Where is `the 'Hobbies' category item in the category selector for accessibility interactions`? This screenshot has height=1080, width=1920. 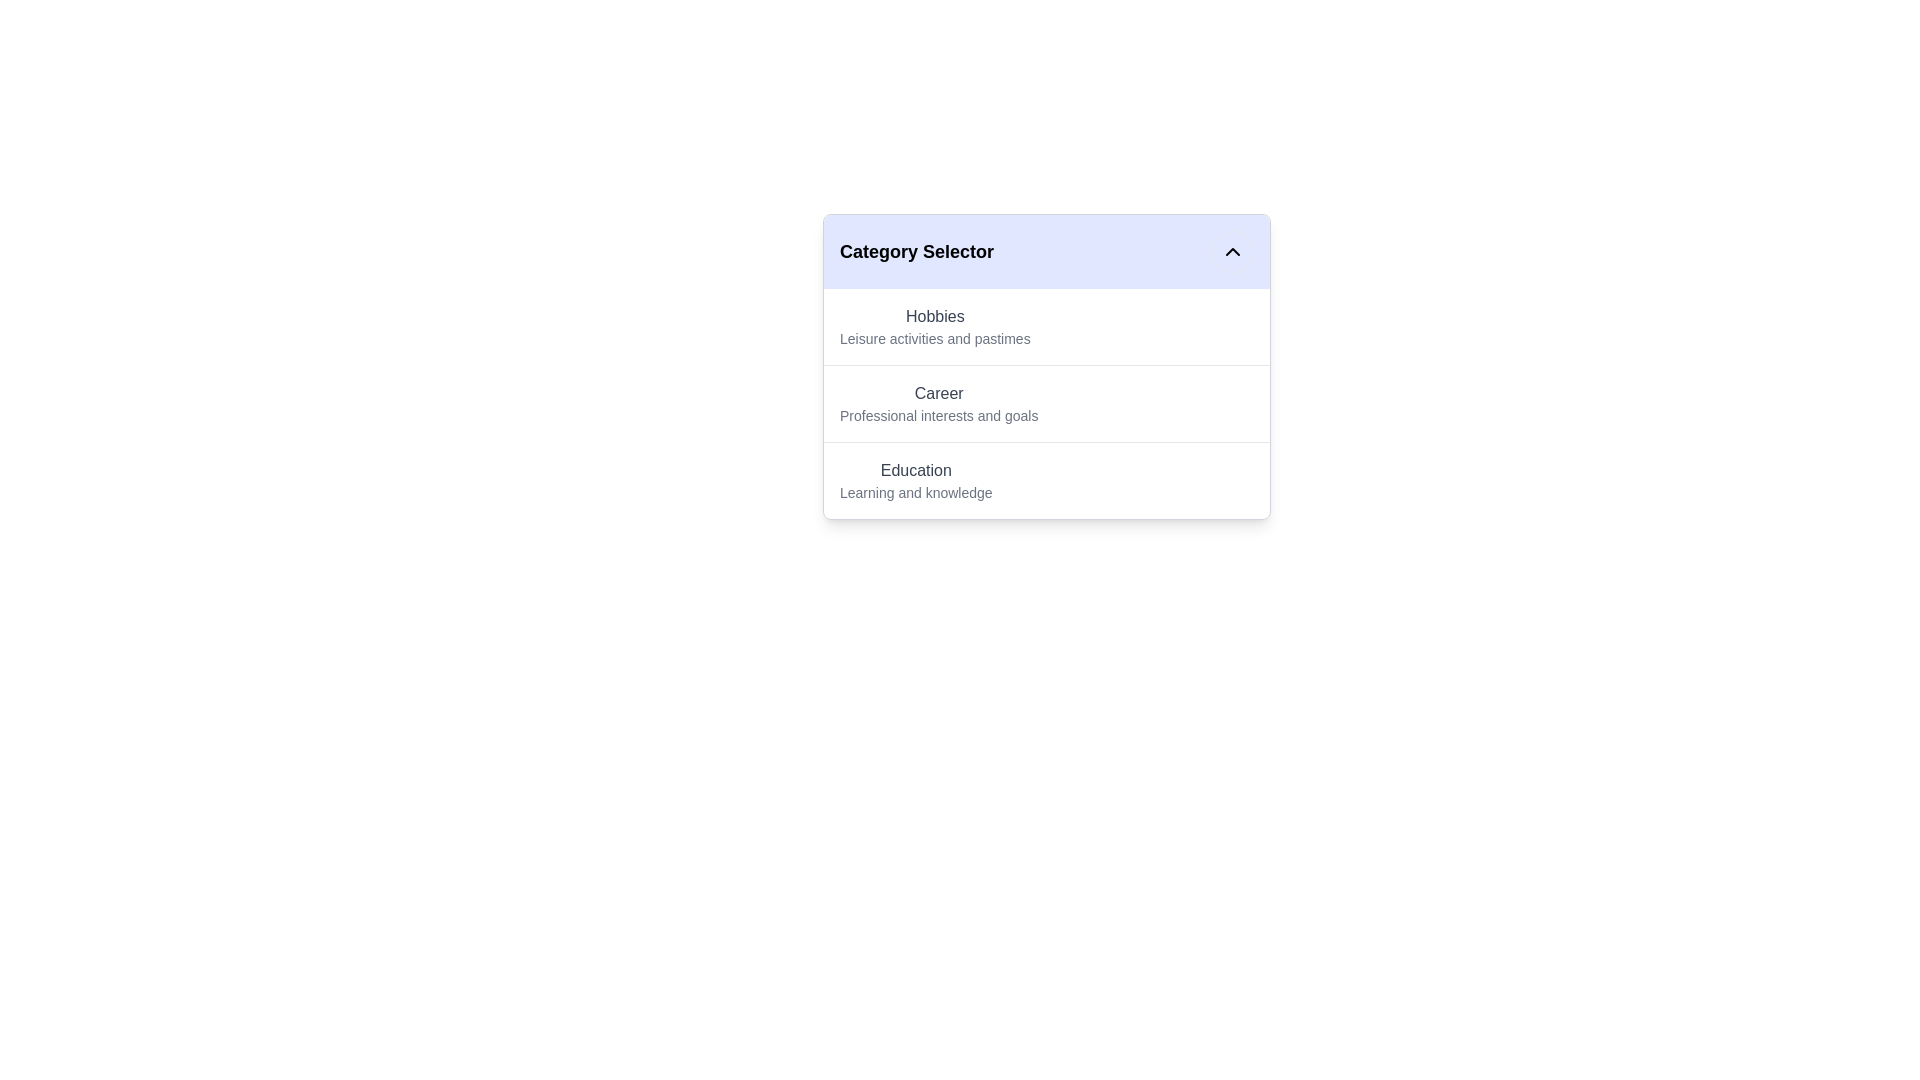 the 'Hobbies' category item in the category selector for accessibility interactions is located at coordinates (934, 326).